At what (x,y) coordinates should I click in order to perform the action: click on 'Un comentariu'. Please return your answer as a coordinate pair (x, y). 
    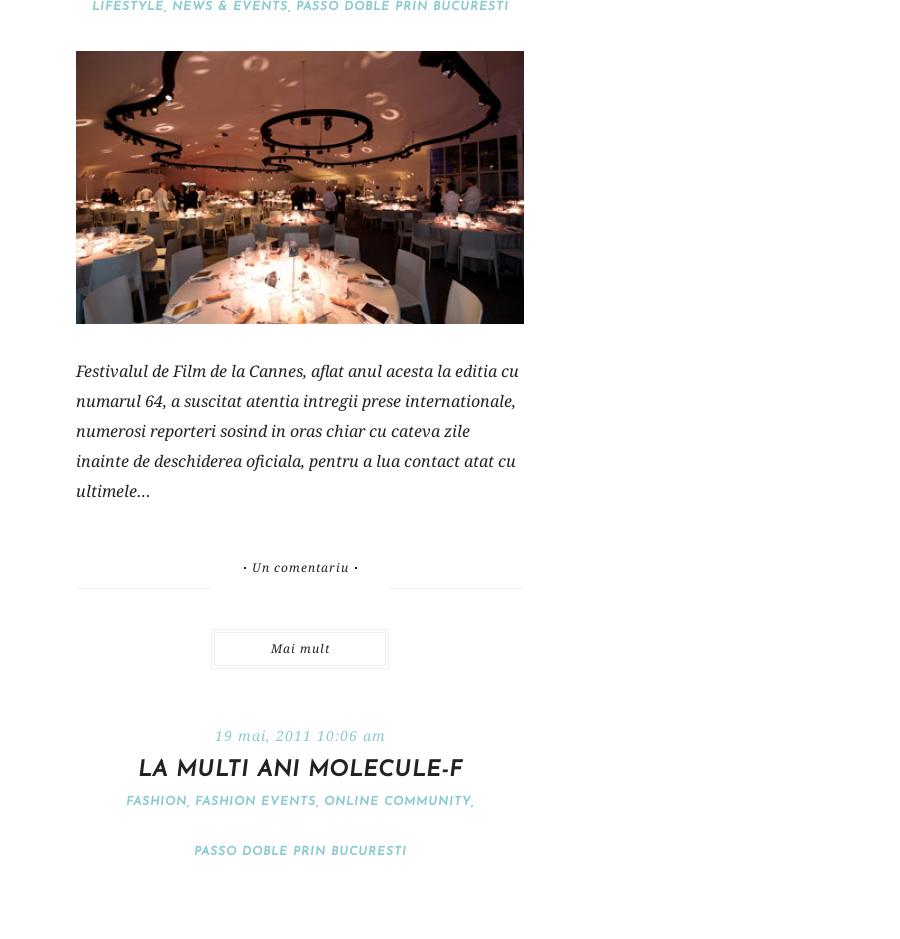
    Looking at the image, I should click on (298, 566).